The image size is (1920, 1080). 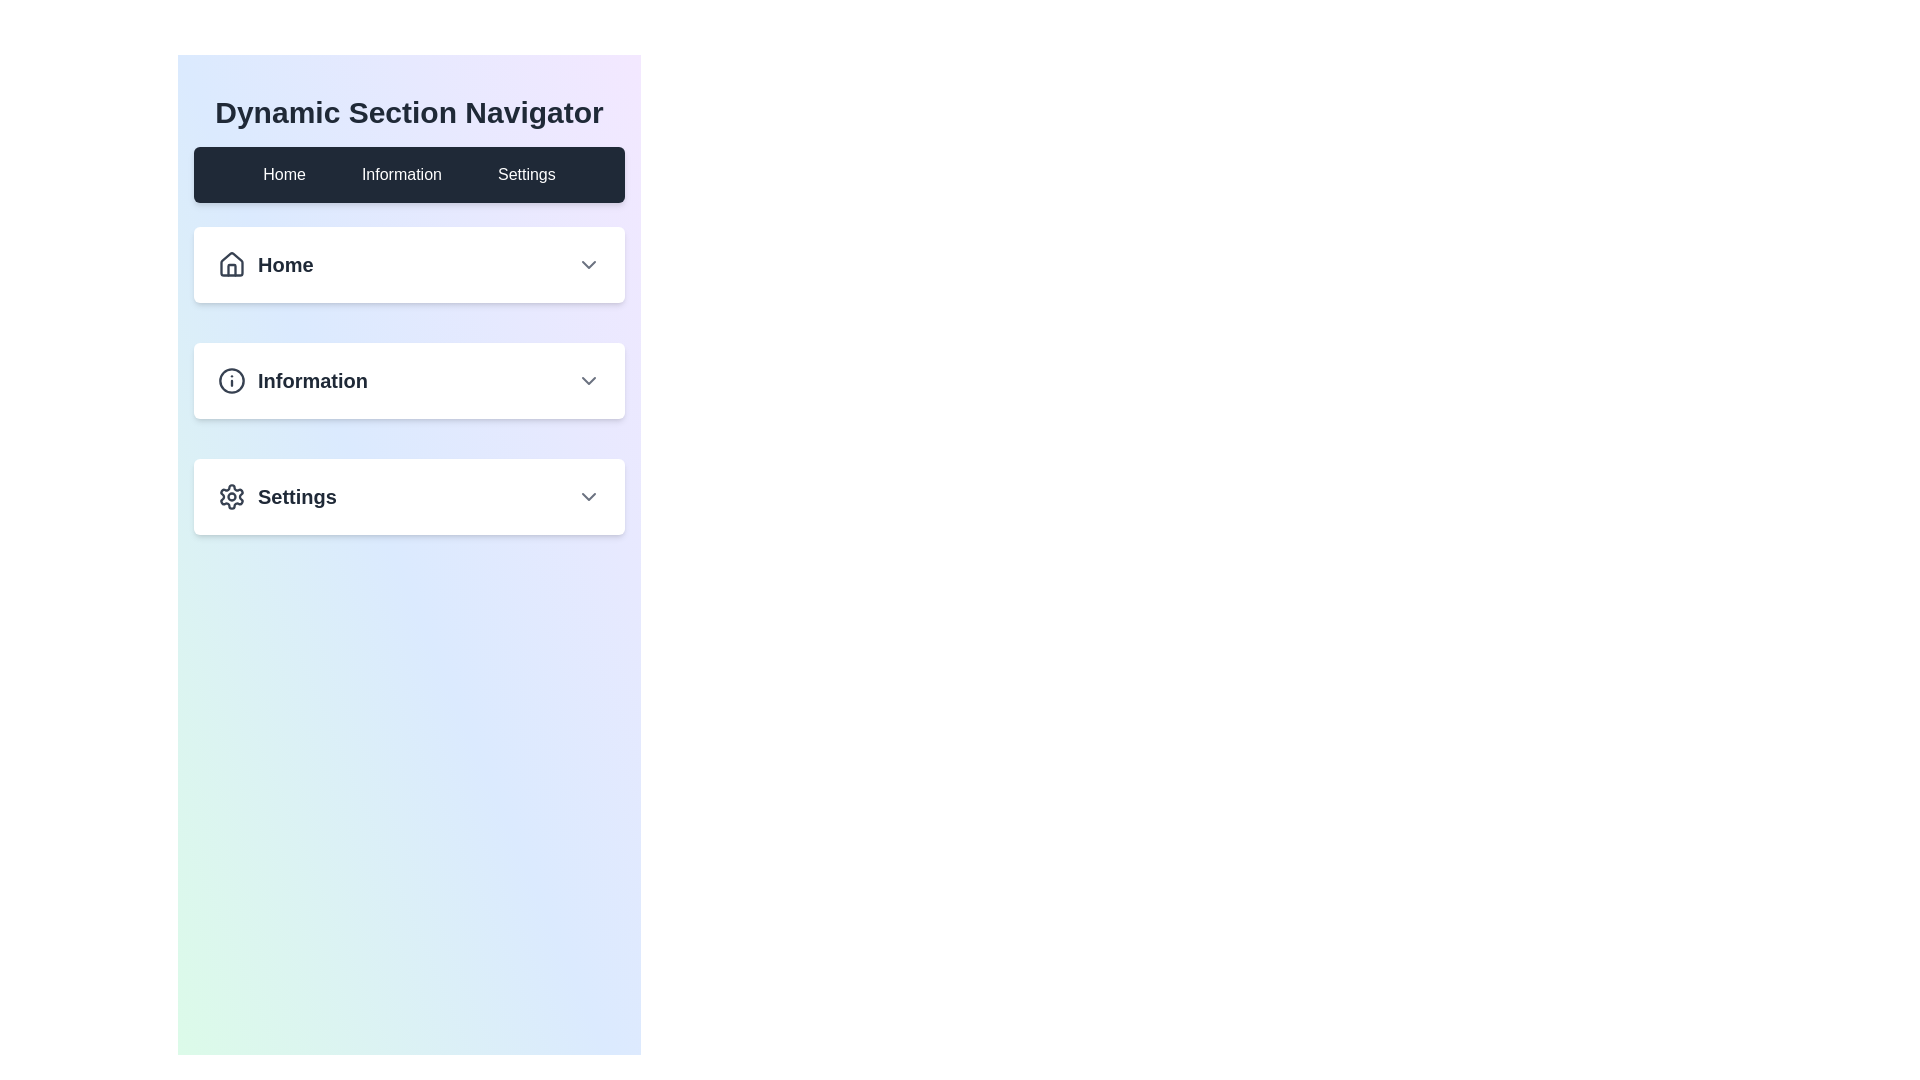 What do you see at coordinates (231, 496) in the screenshot?
I see `the gear icon button indicating settings, which is the first item in the 'Settings' section at the bottom of the vertical navigation list` at bounding box center [231, 496].